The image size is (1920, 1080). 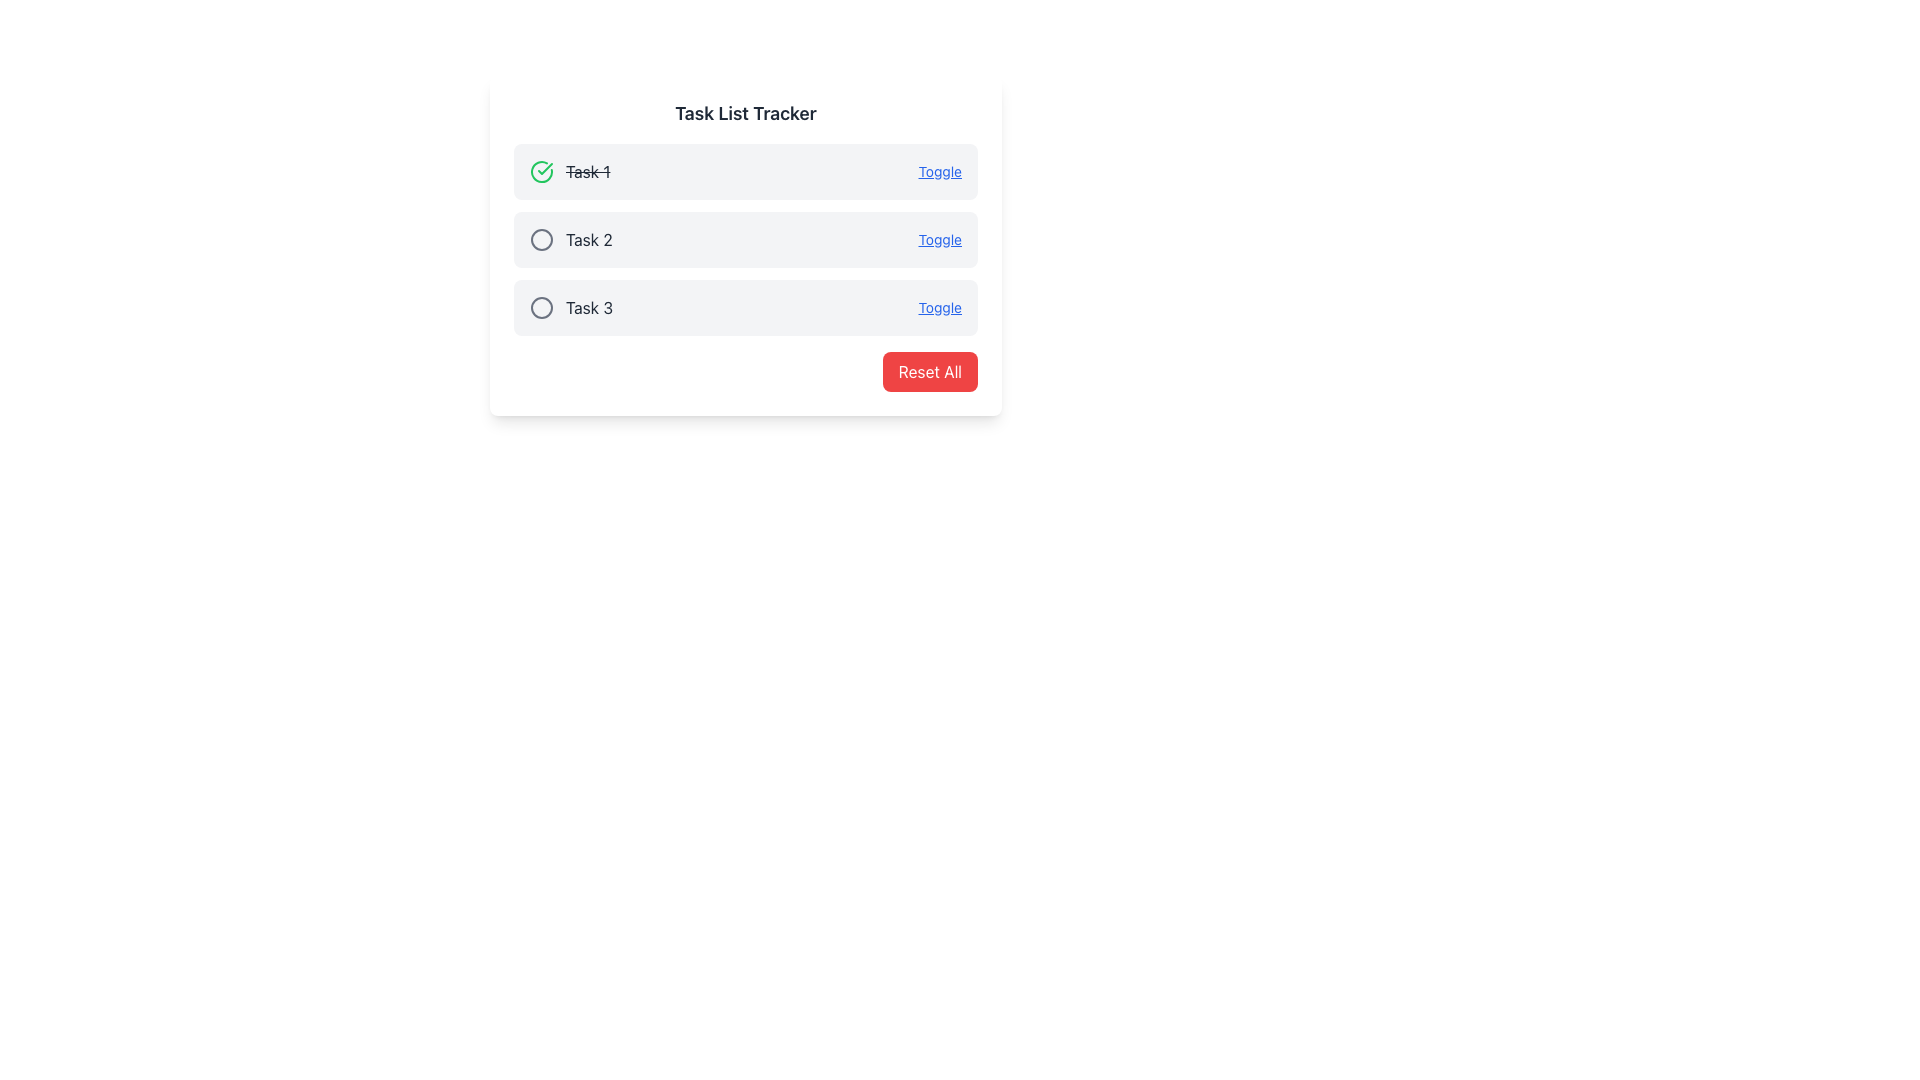 I want to click on the circular boundary of the checkbox graphic for 'Task 1' in the first row of the task list, which indicates the checked state, so click(x=542, y=171).